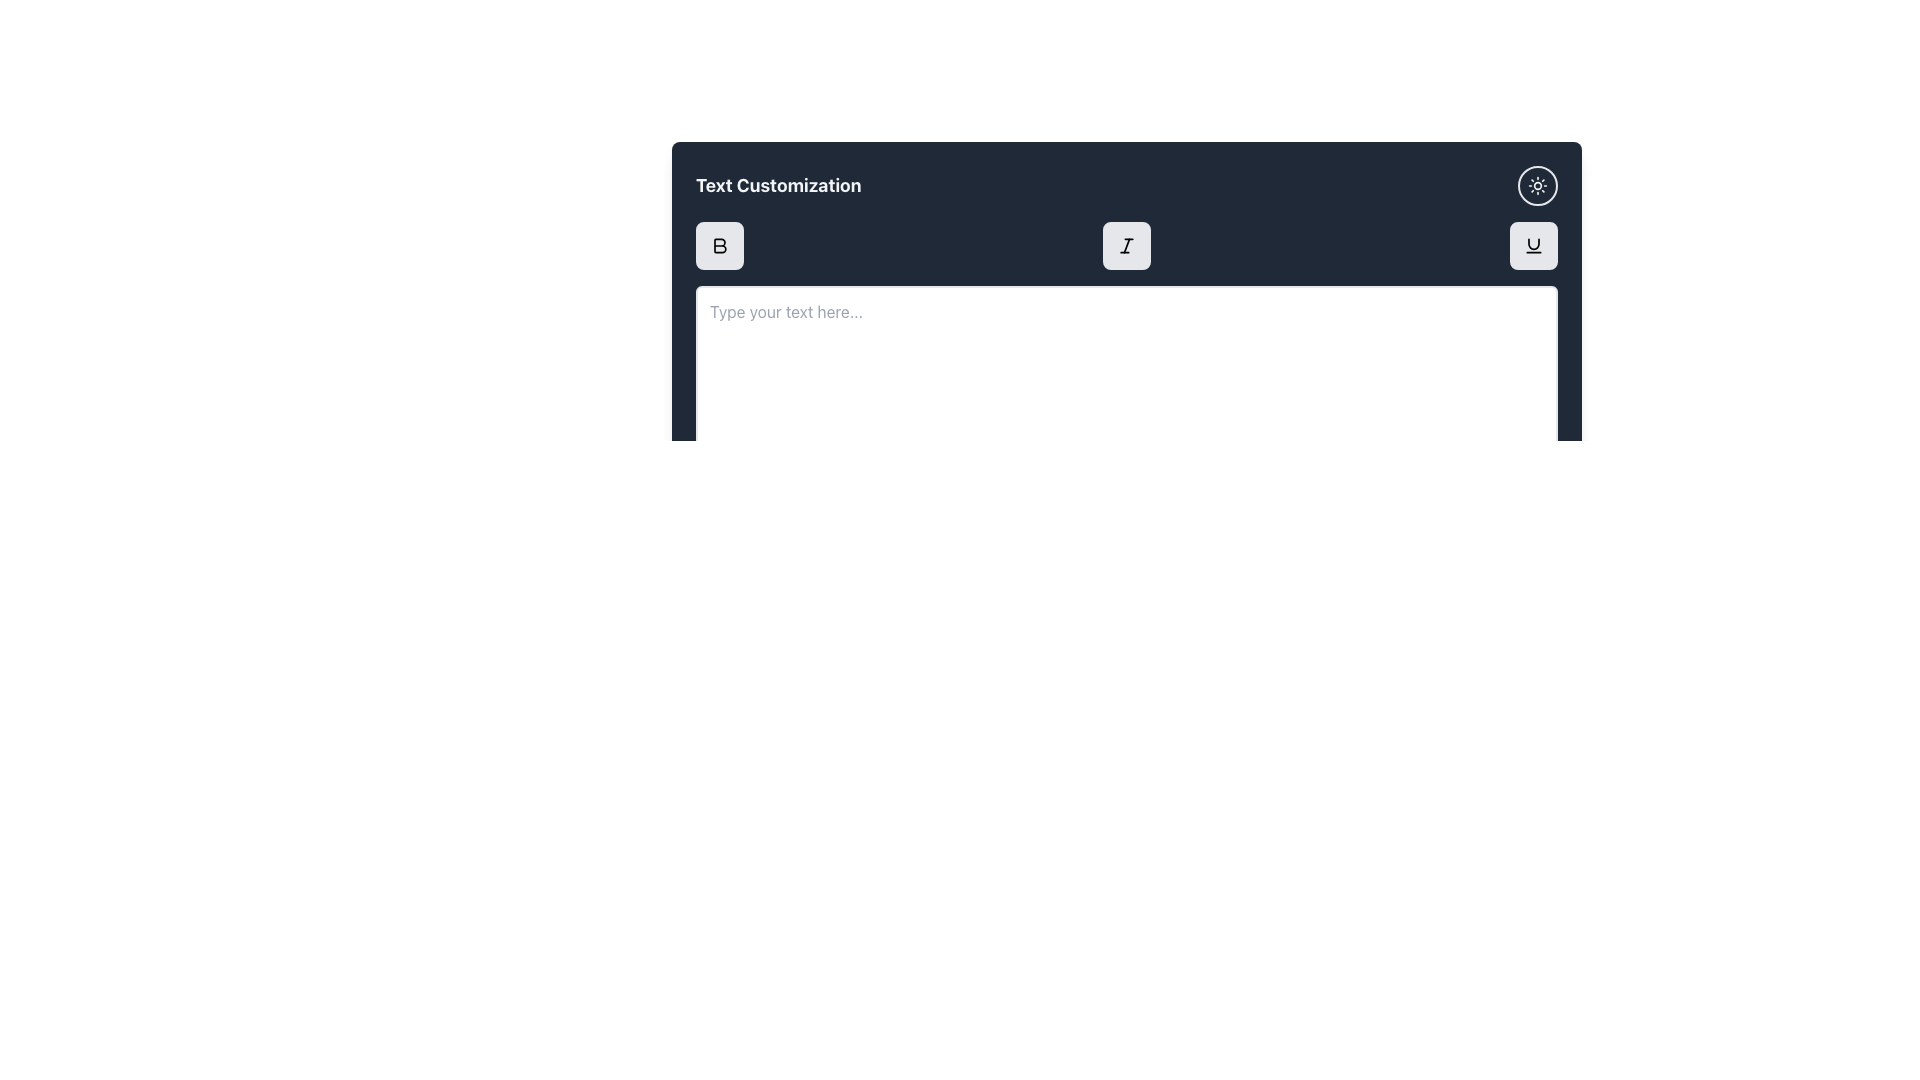 The height and width of the screenshot is (1080, 1920). I want to click on the toggle button for theme switcher or brightness adjustment located in the top-right corner of the 'Text Customization' header, so click(1536, 185).